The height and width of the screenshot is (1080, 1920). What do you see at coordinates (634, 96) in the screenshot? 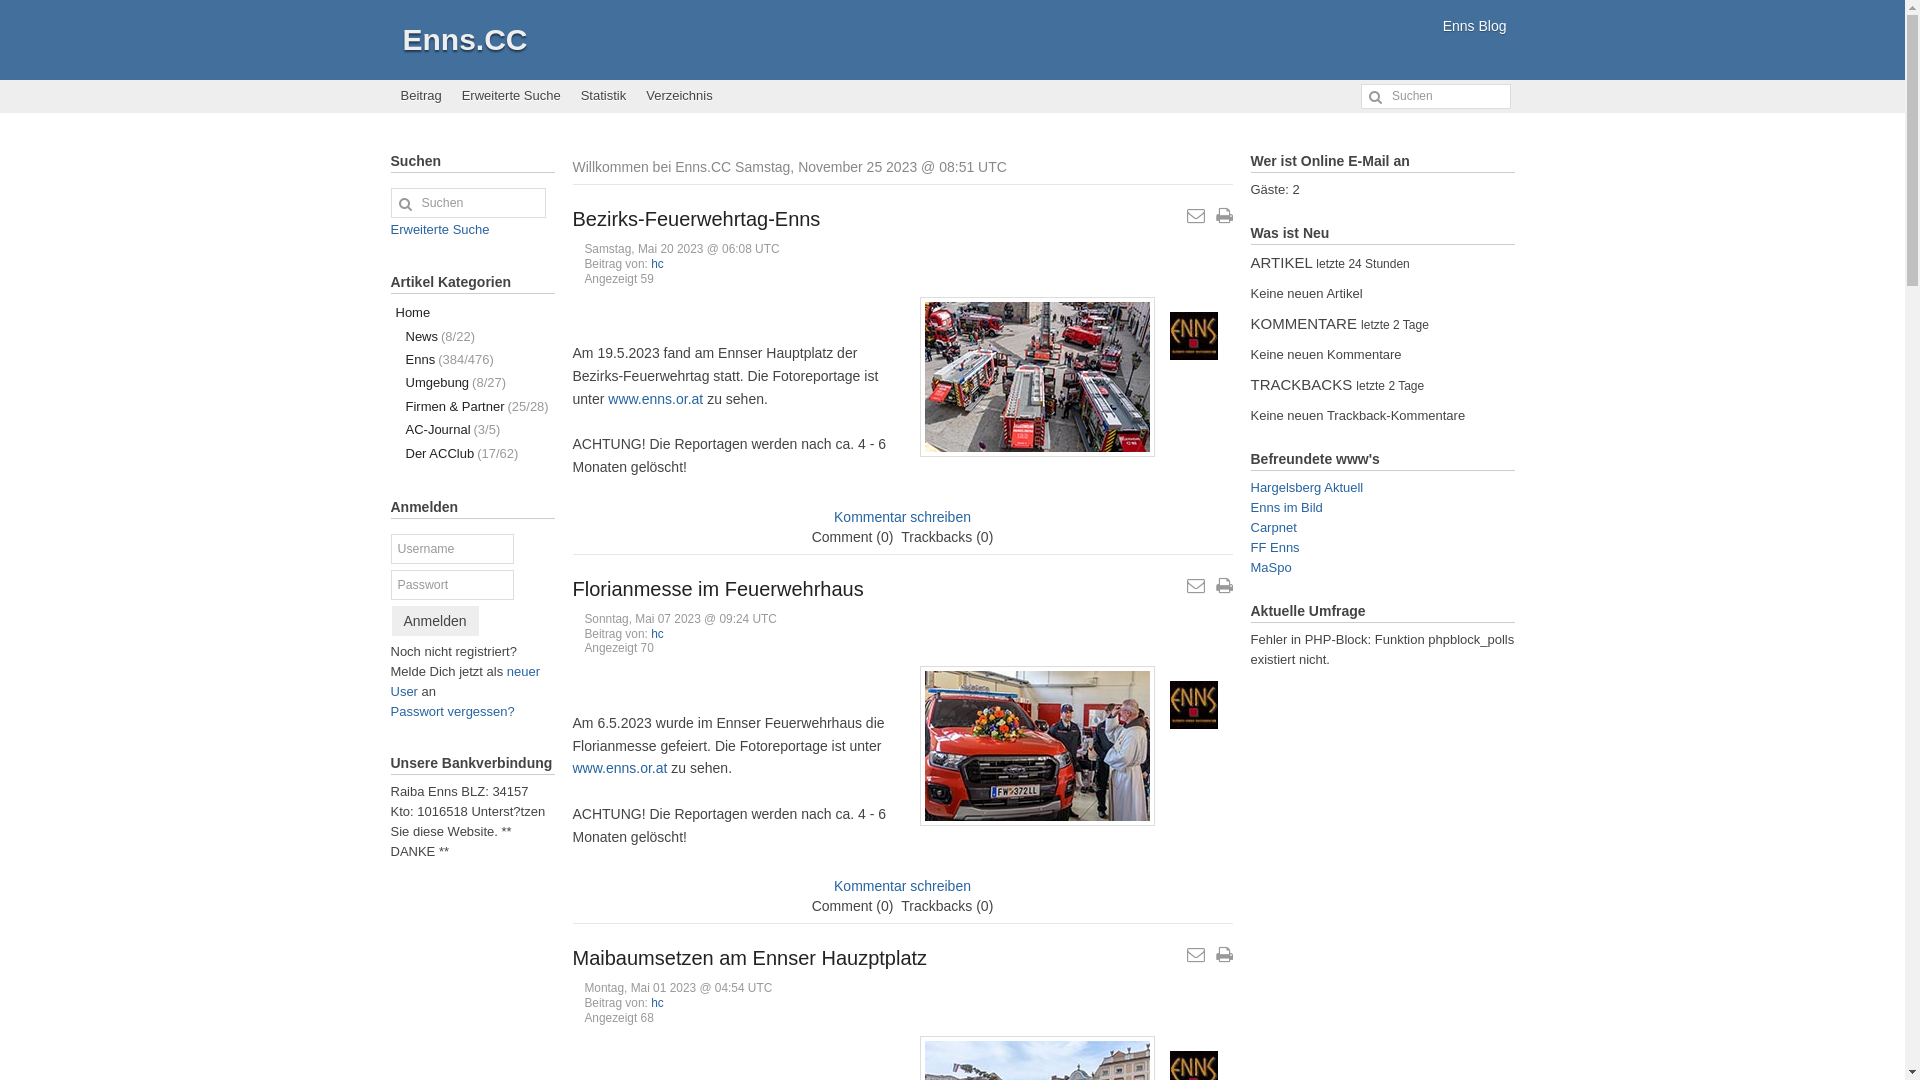
I see `'Verzeichnis'` at bounding box center [634, 96].